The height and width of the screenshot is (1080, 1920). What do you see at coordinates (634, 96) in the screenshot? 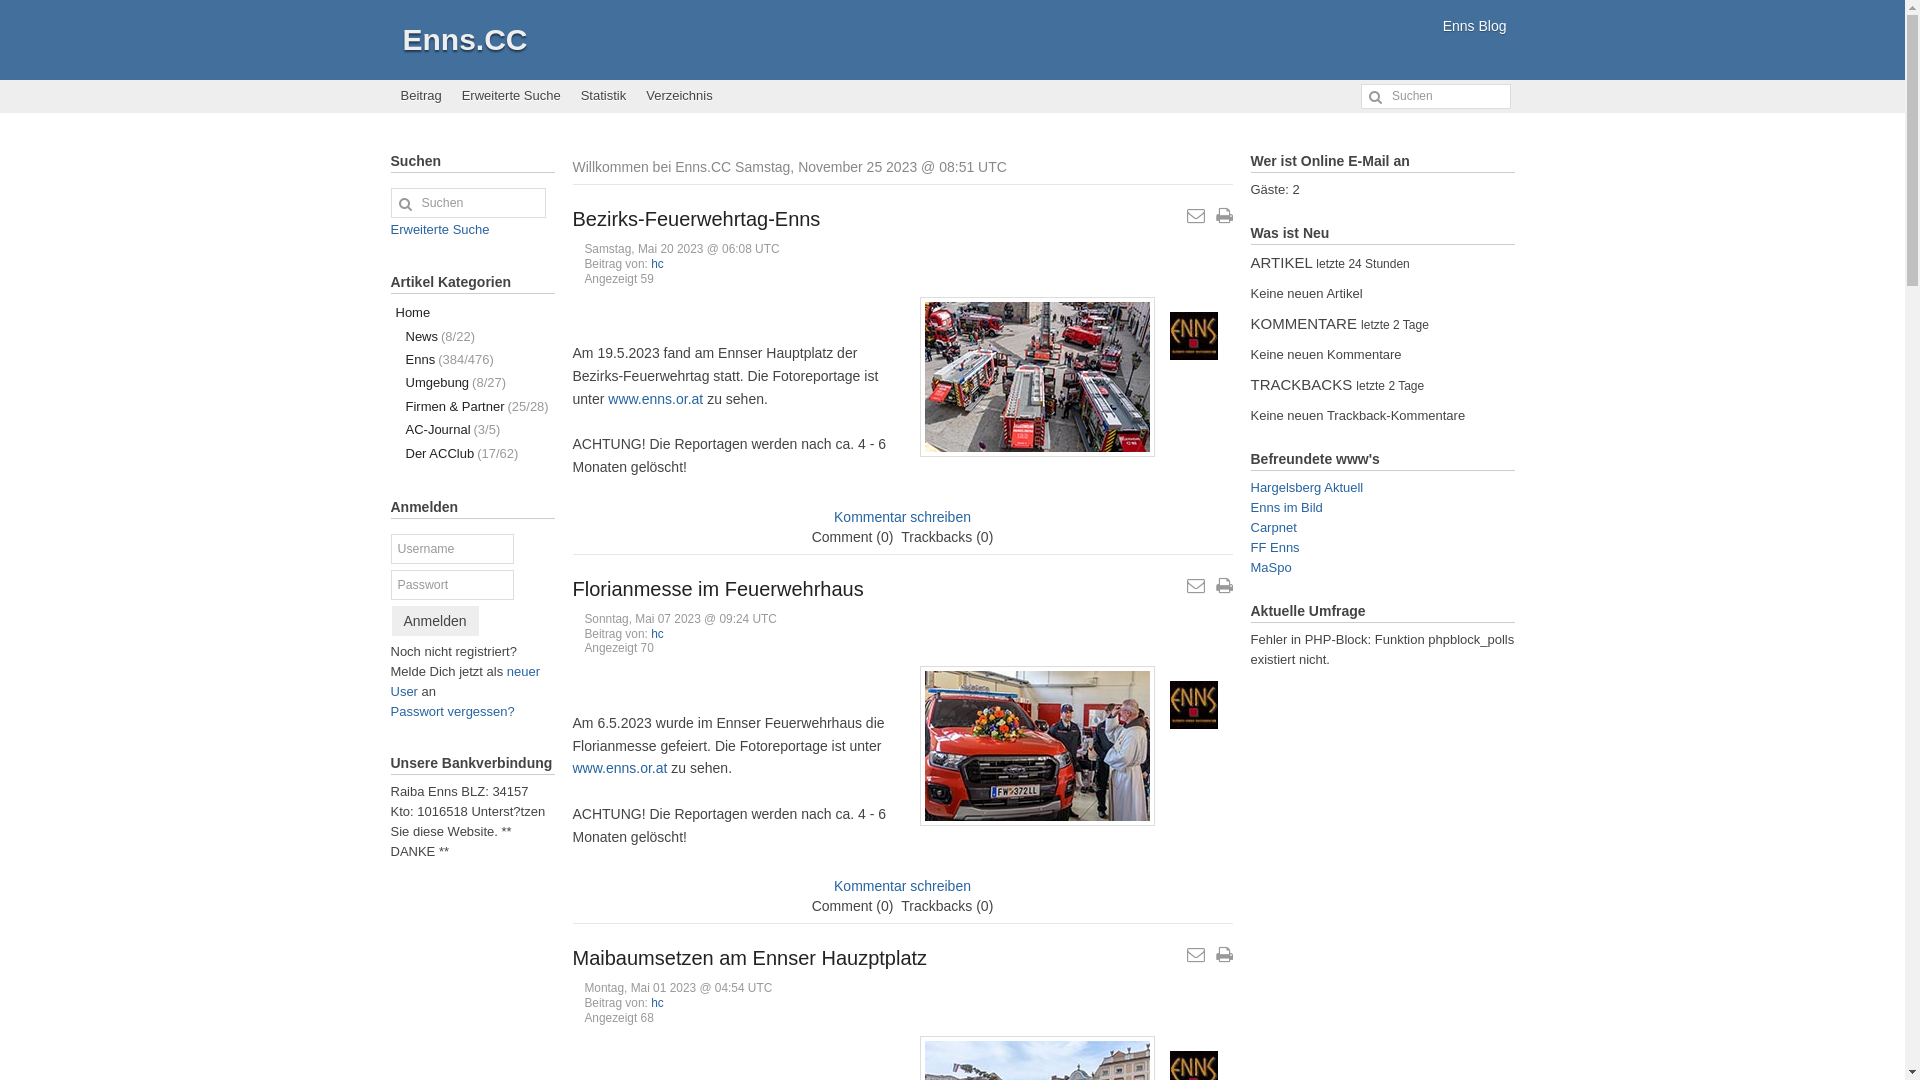
I see `'Verzeichnis'` at bounding box center [634, 96].